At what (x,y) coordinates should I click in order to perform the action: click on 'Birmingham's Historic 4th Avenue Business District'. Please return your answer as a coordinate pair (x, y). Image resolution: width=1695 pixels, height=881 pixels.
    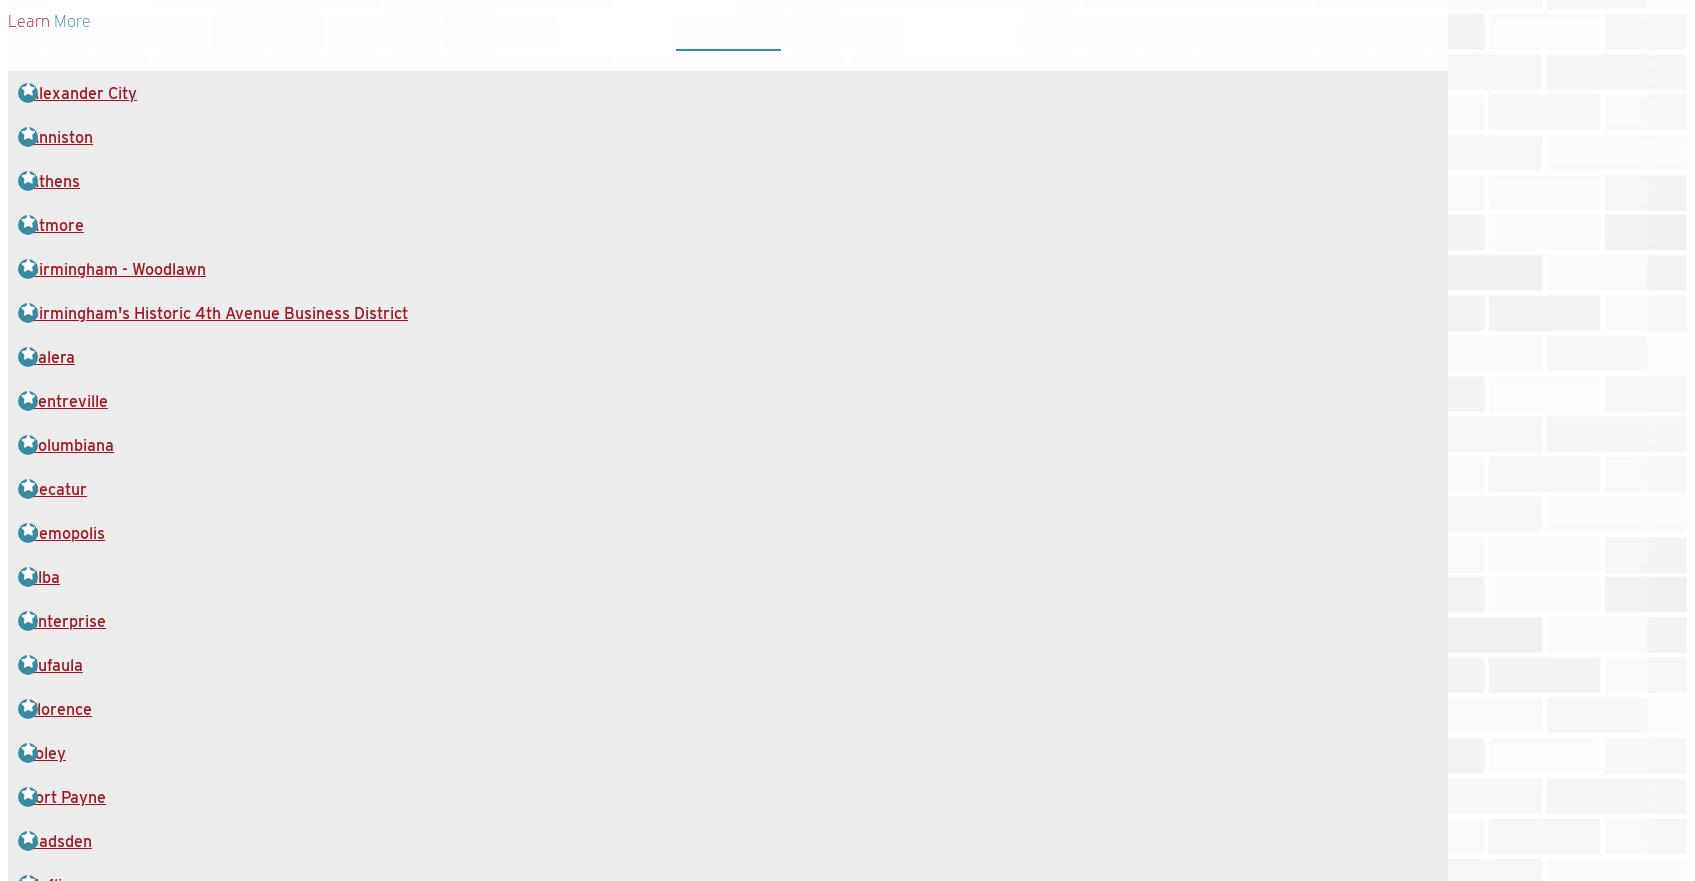
    Looking at the image, I should click on (216, 313).